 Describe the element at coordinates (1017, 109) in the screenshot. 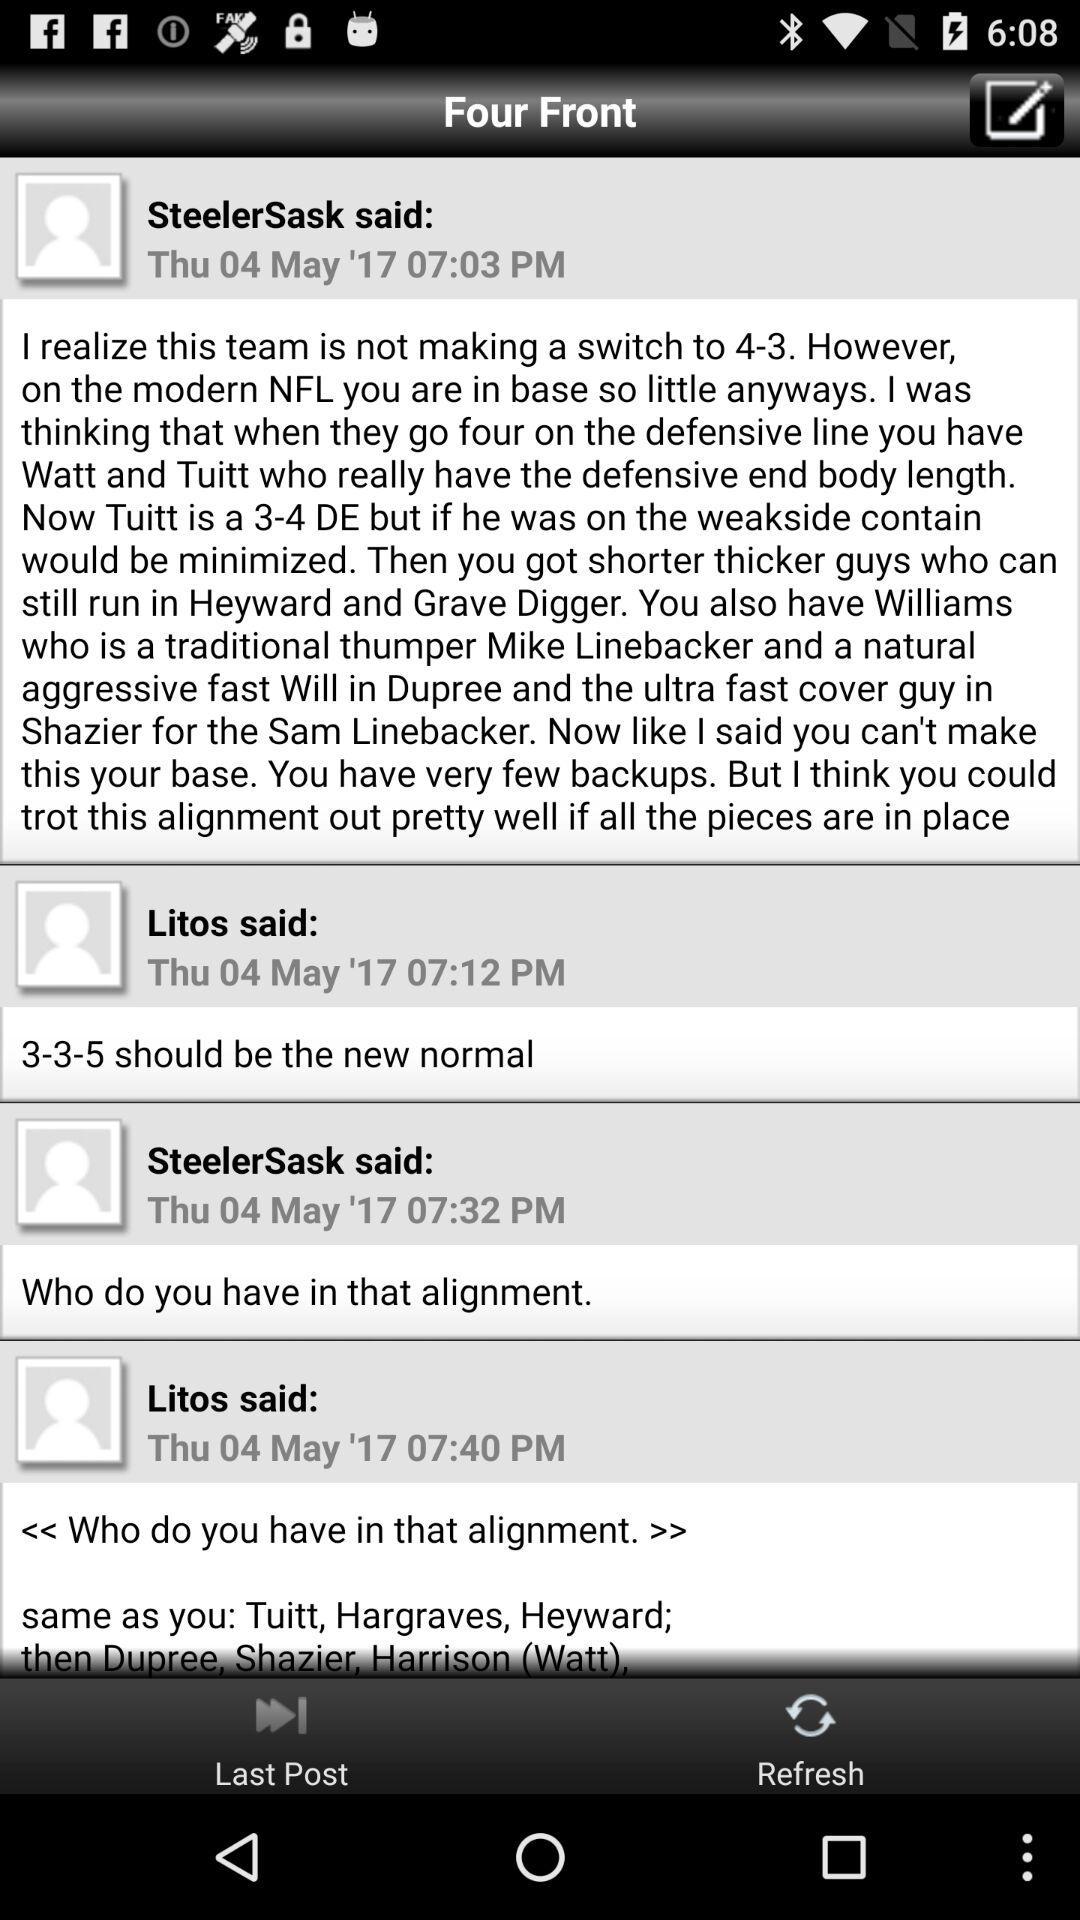

I see `write message` at that location.